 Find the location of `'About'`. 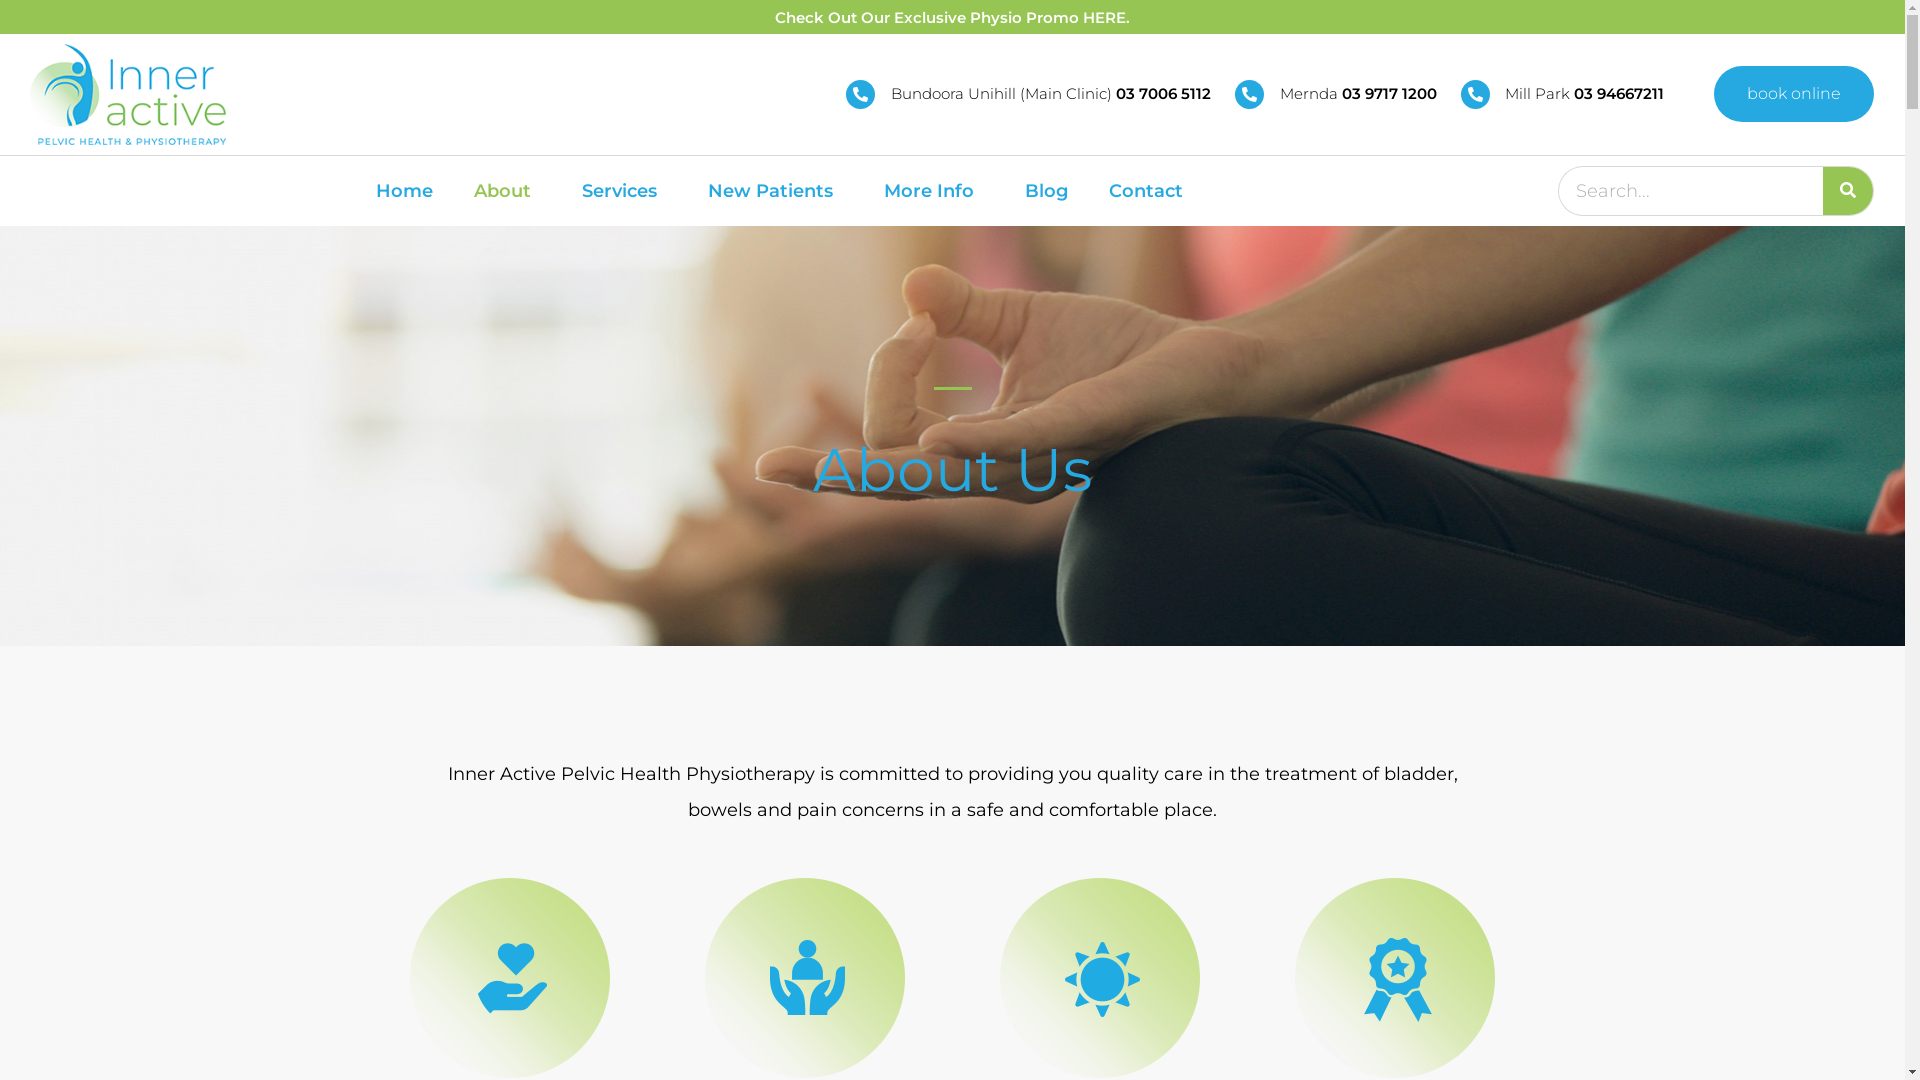

'About' is located at coordinates (507, 191).